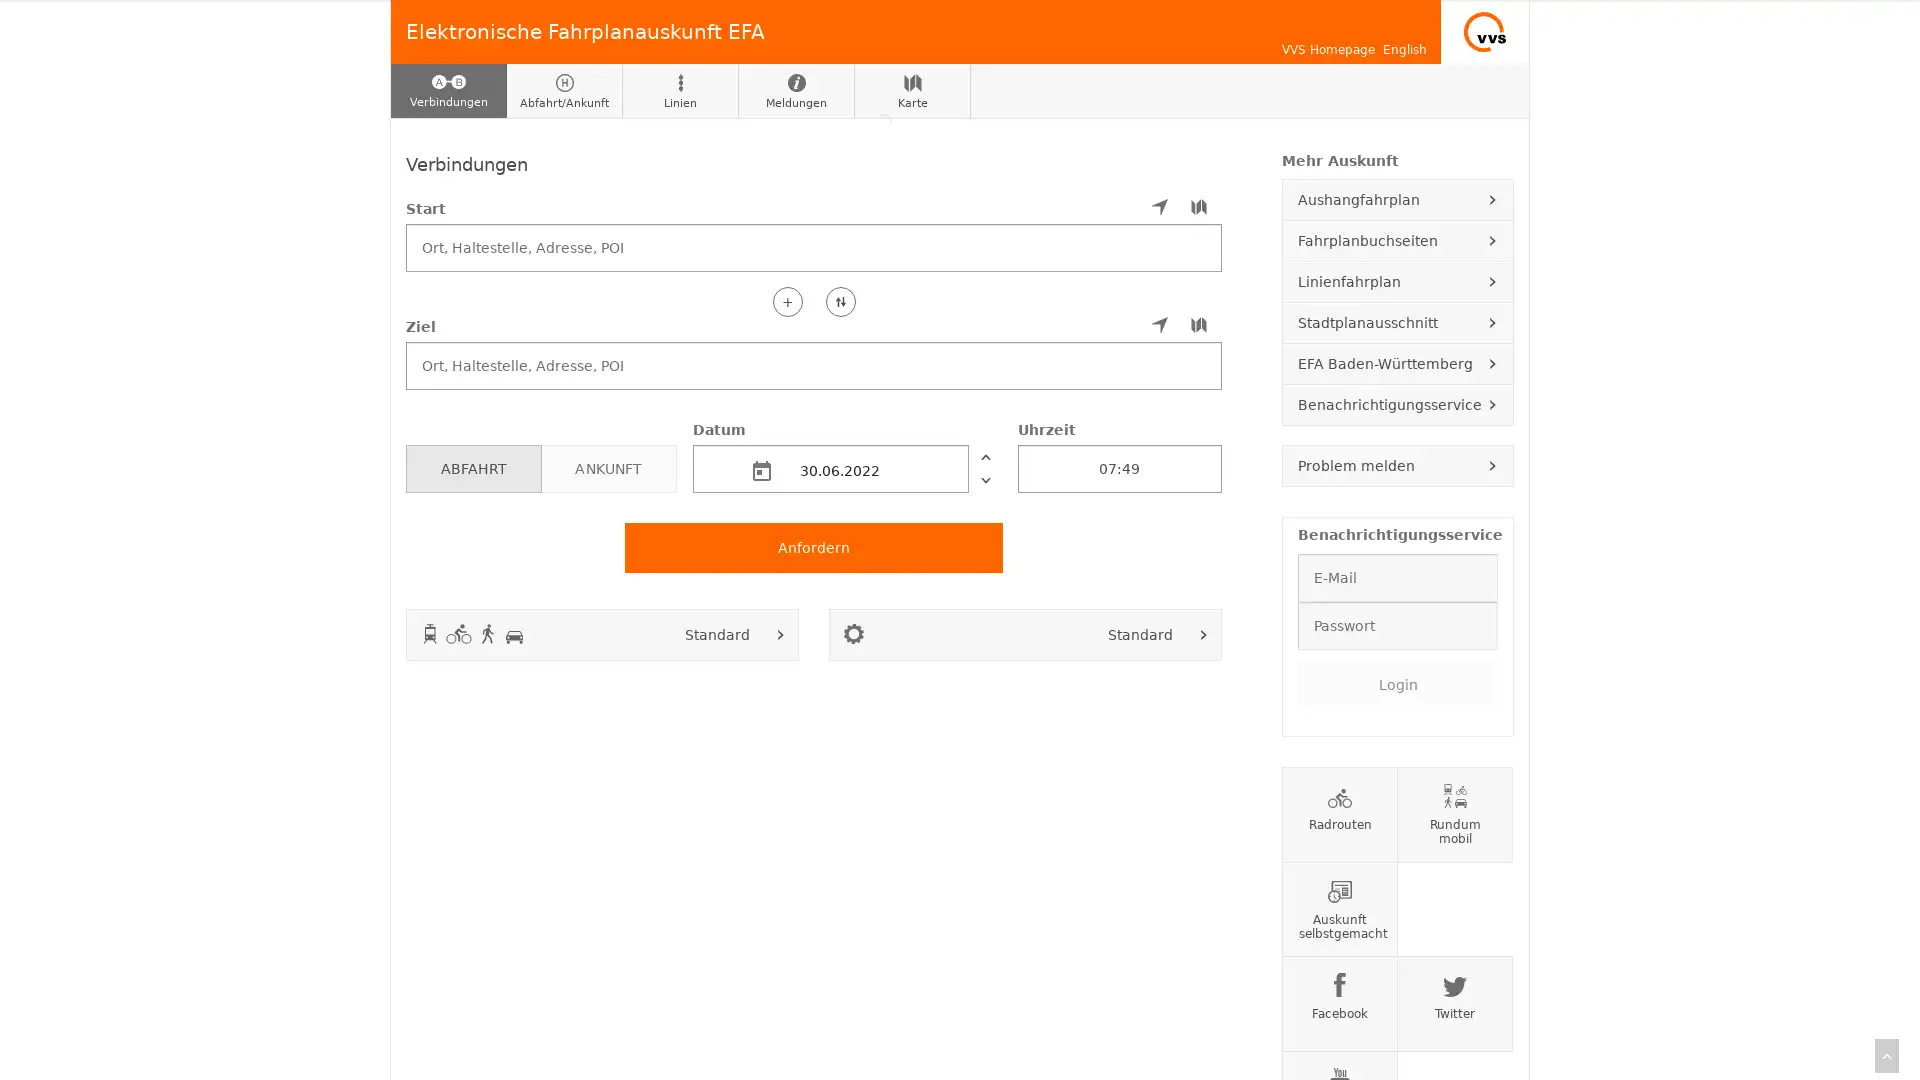  I want to click on +, so click(786, 300).